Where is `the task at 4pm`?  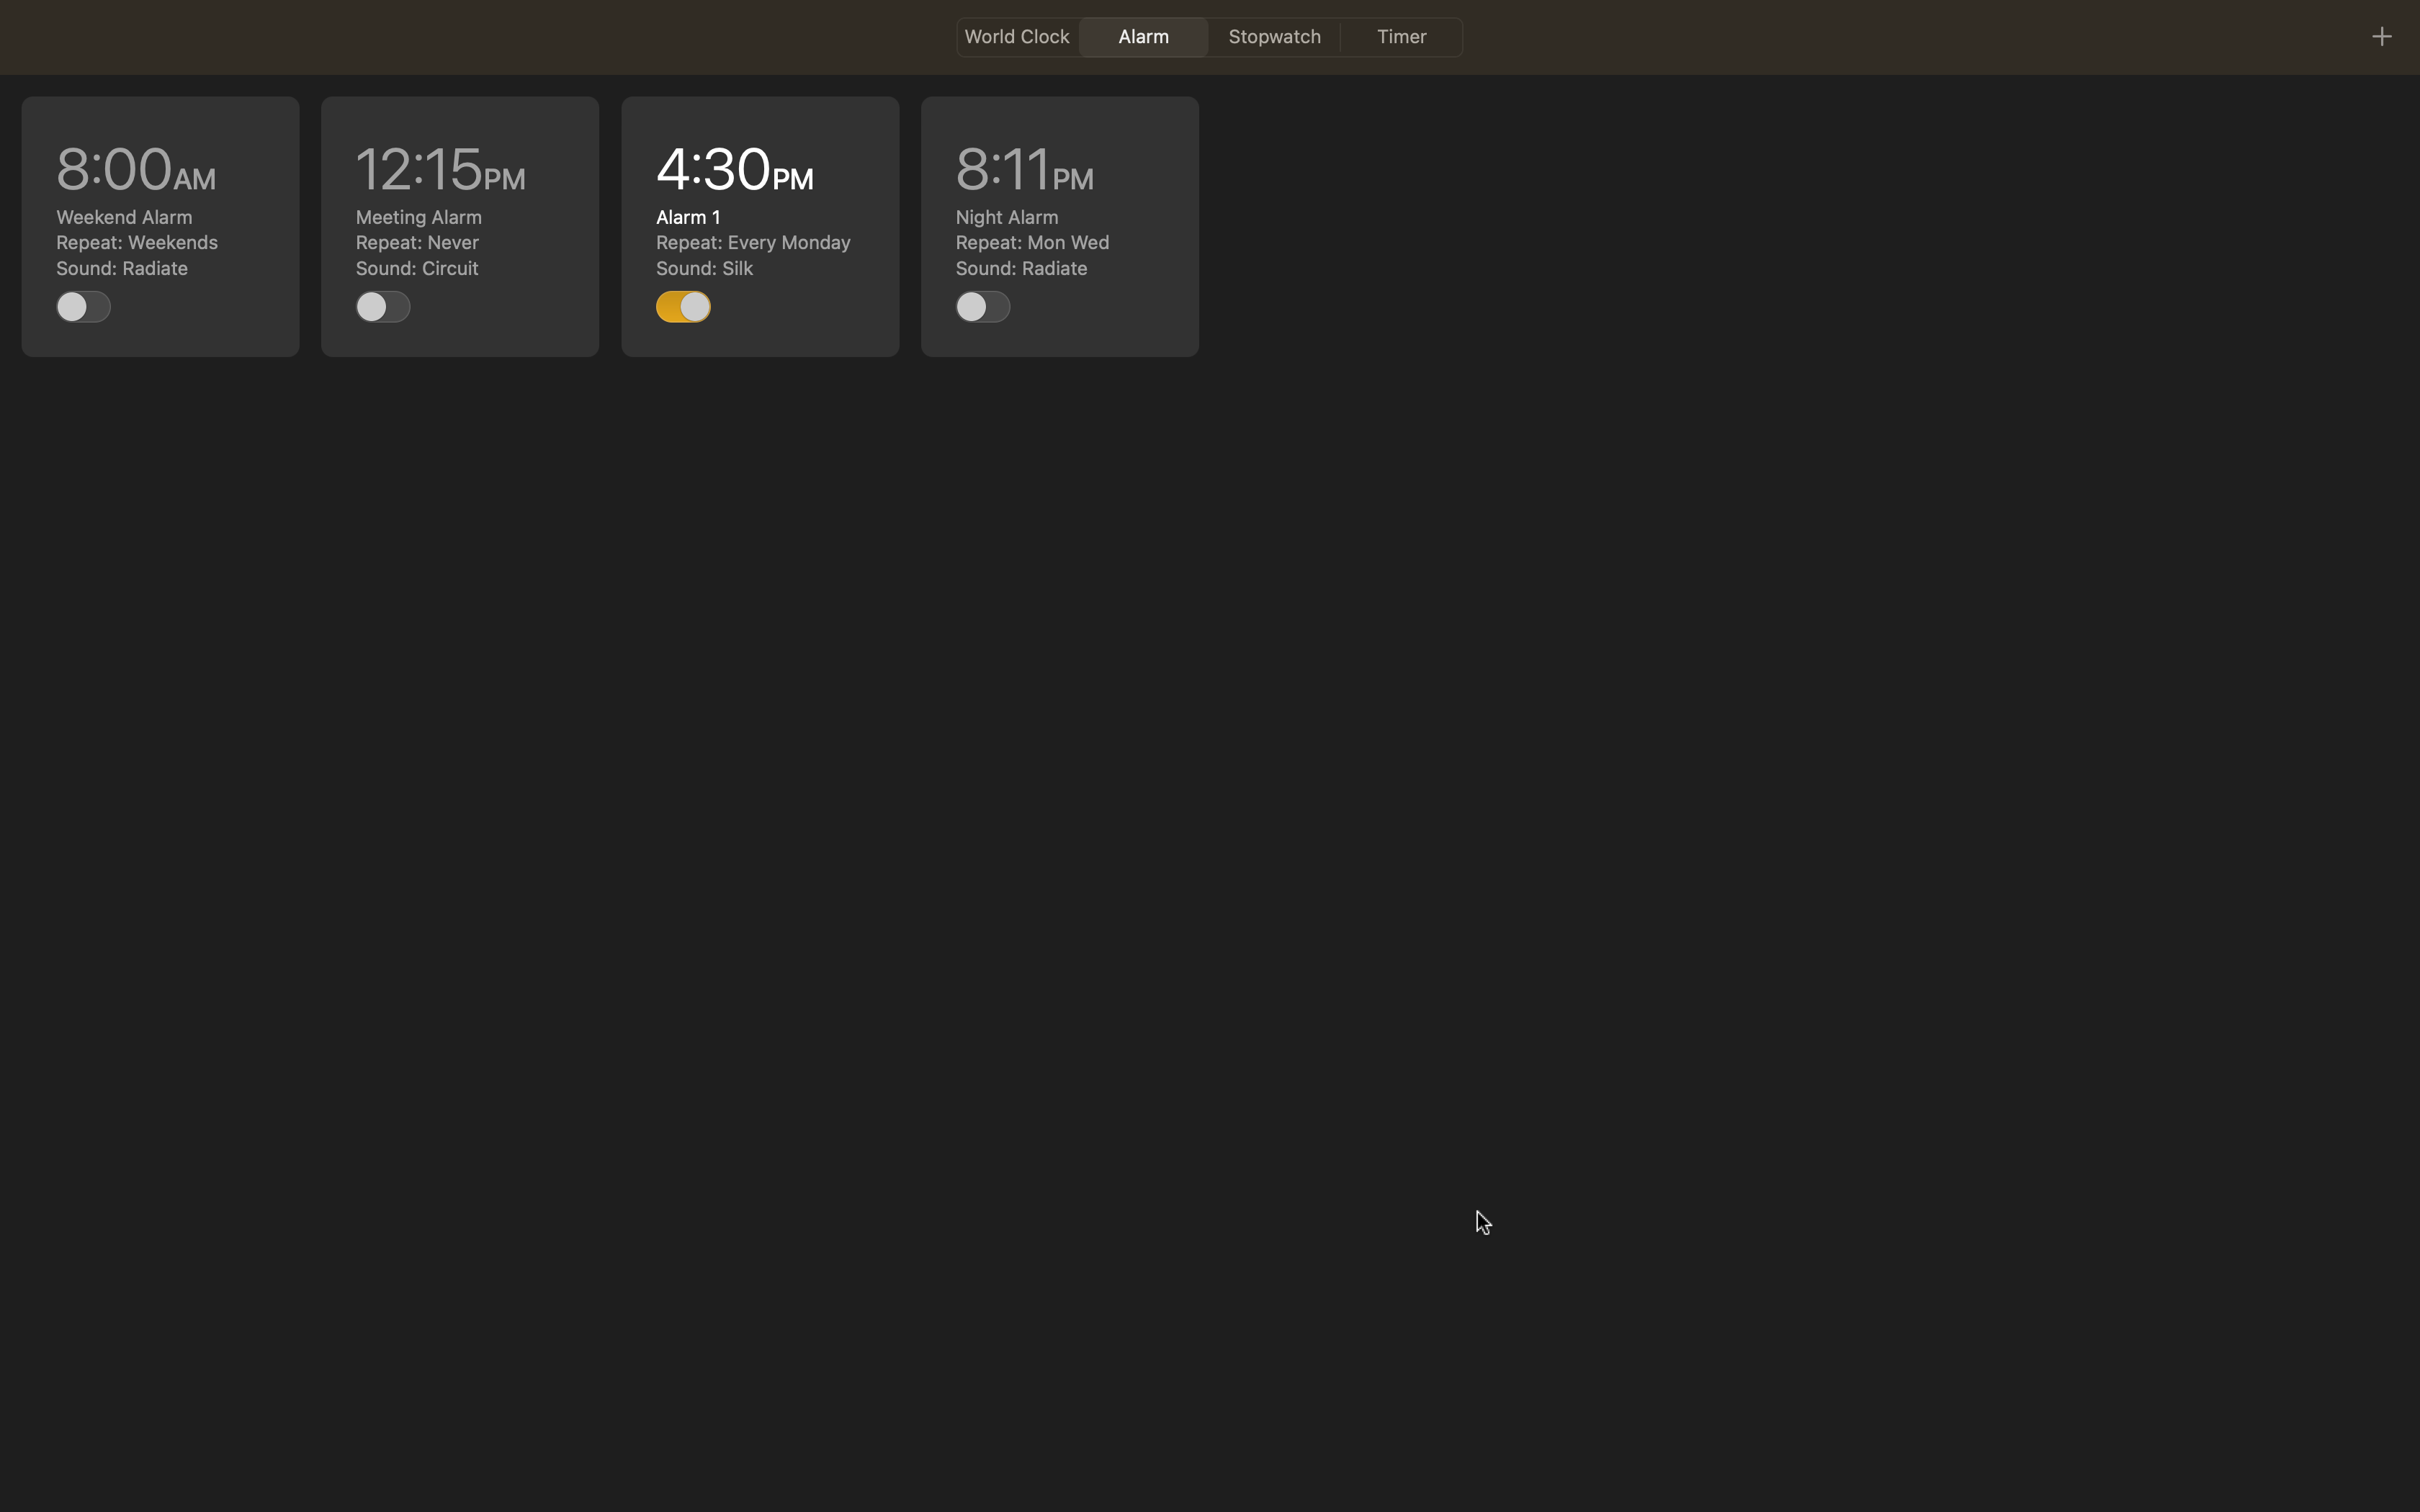 the task at 4pm is located at coordinates (684, 303).